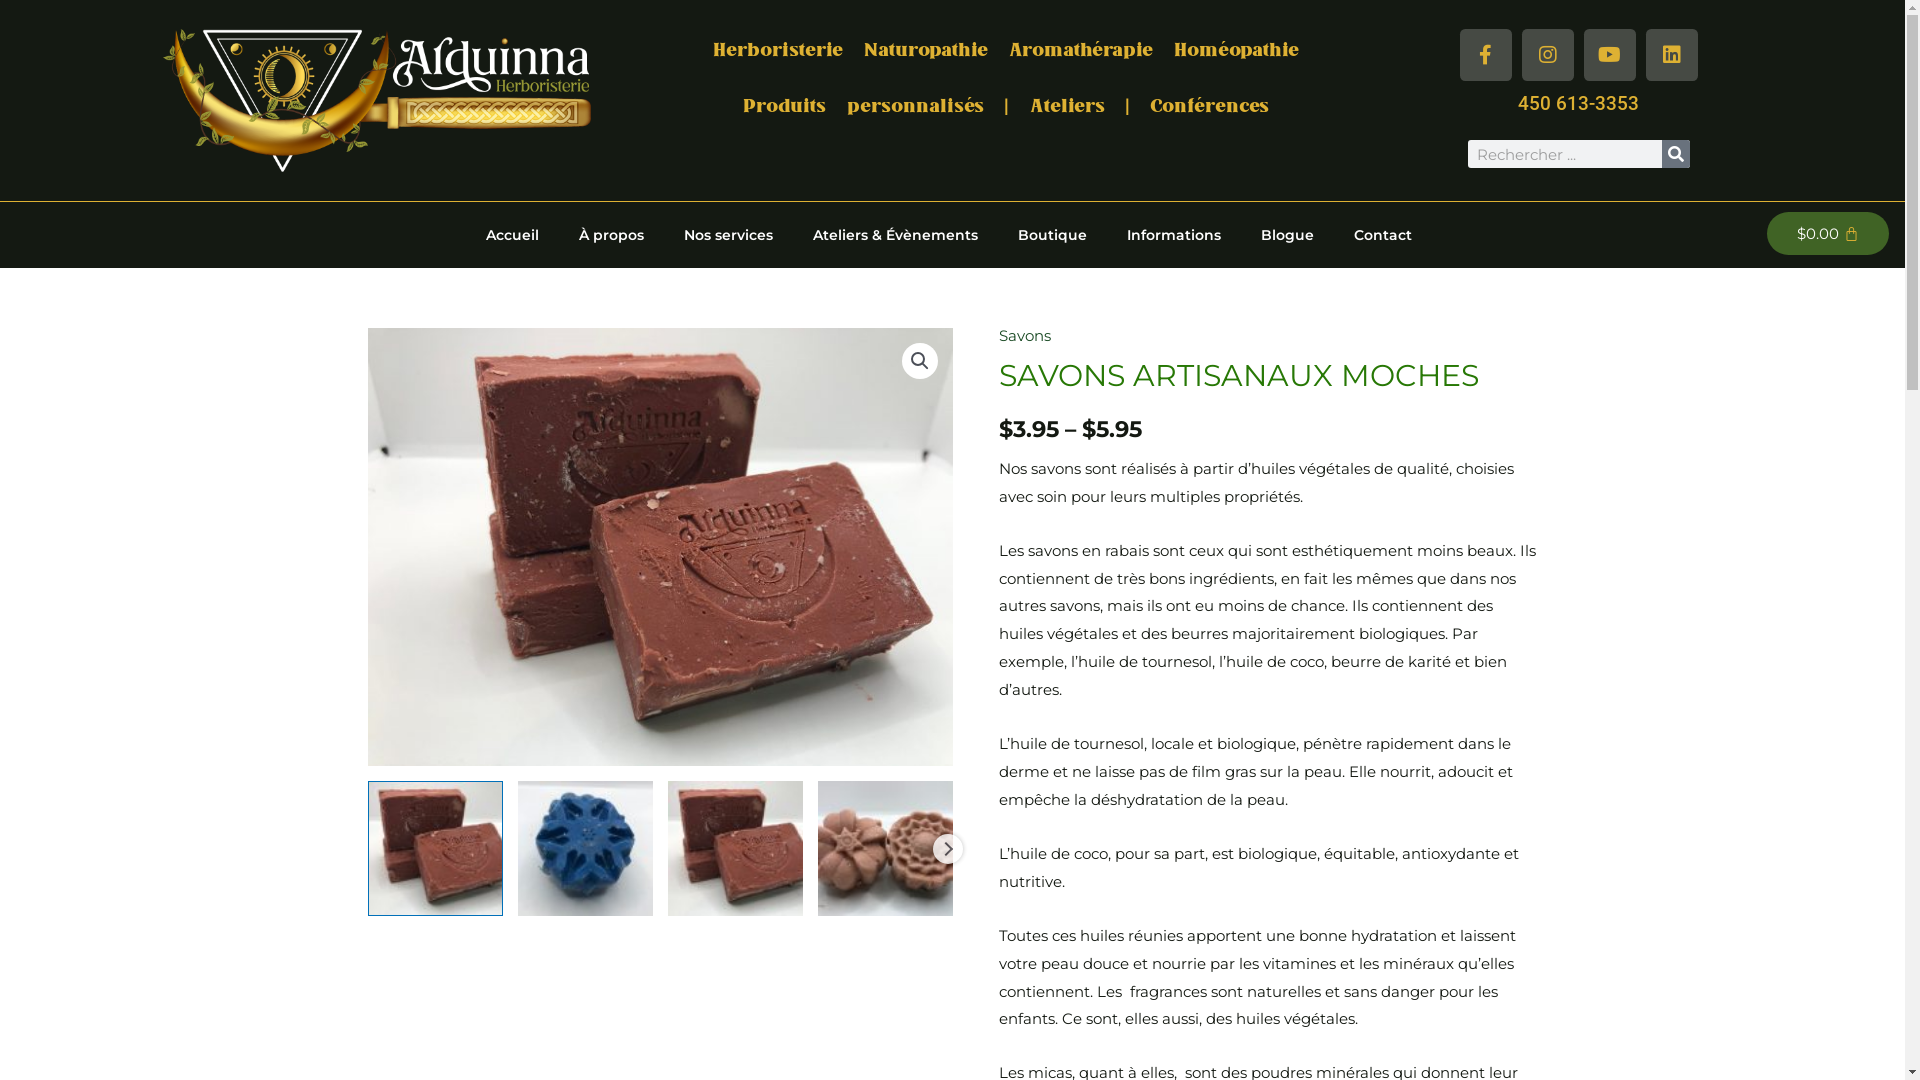 This screenshot has width=1920, height=1080. Describe the element at coordinates (998, 234) in the screenshot. I see `'Boutique'` at that location.